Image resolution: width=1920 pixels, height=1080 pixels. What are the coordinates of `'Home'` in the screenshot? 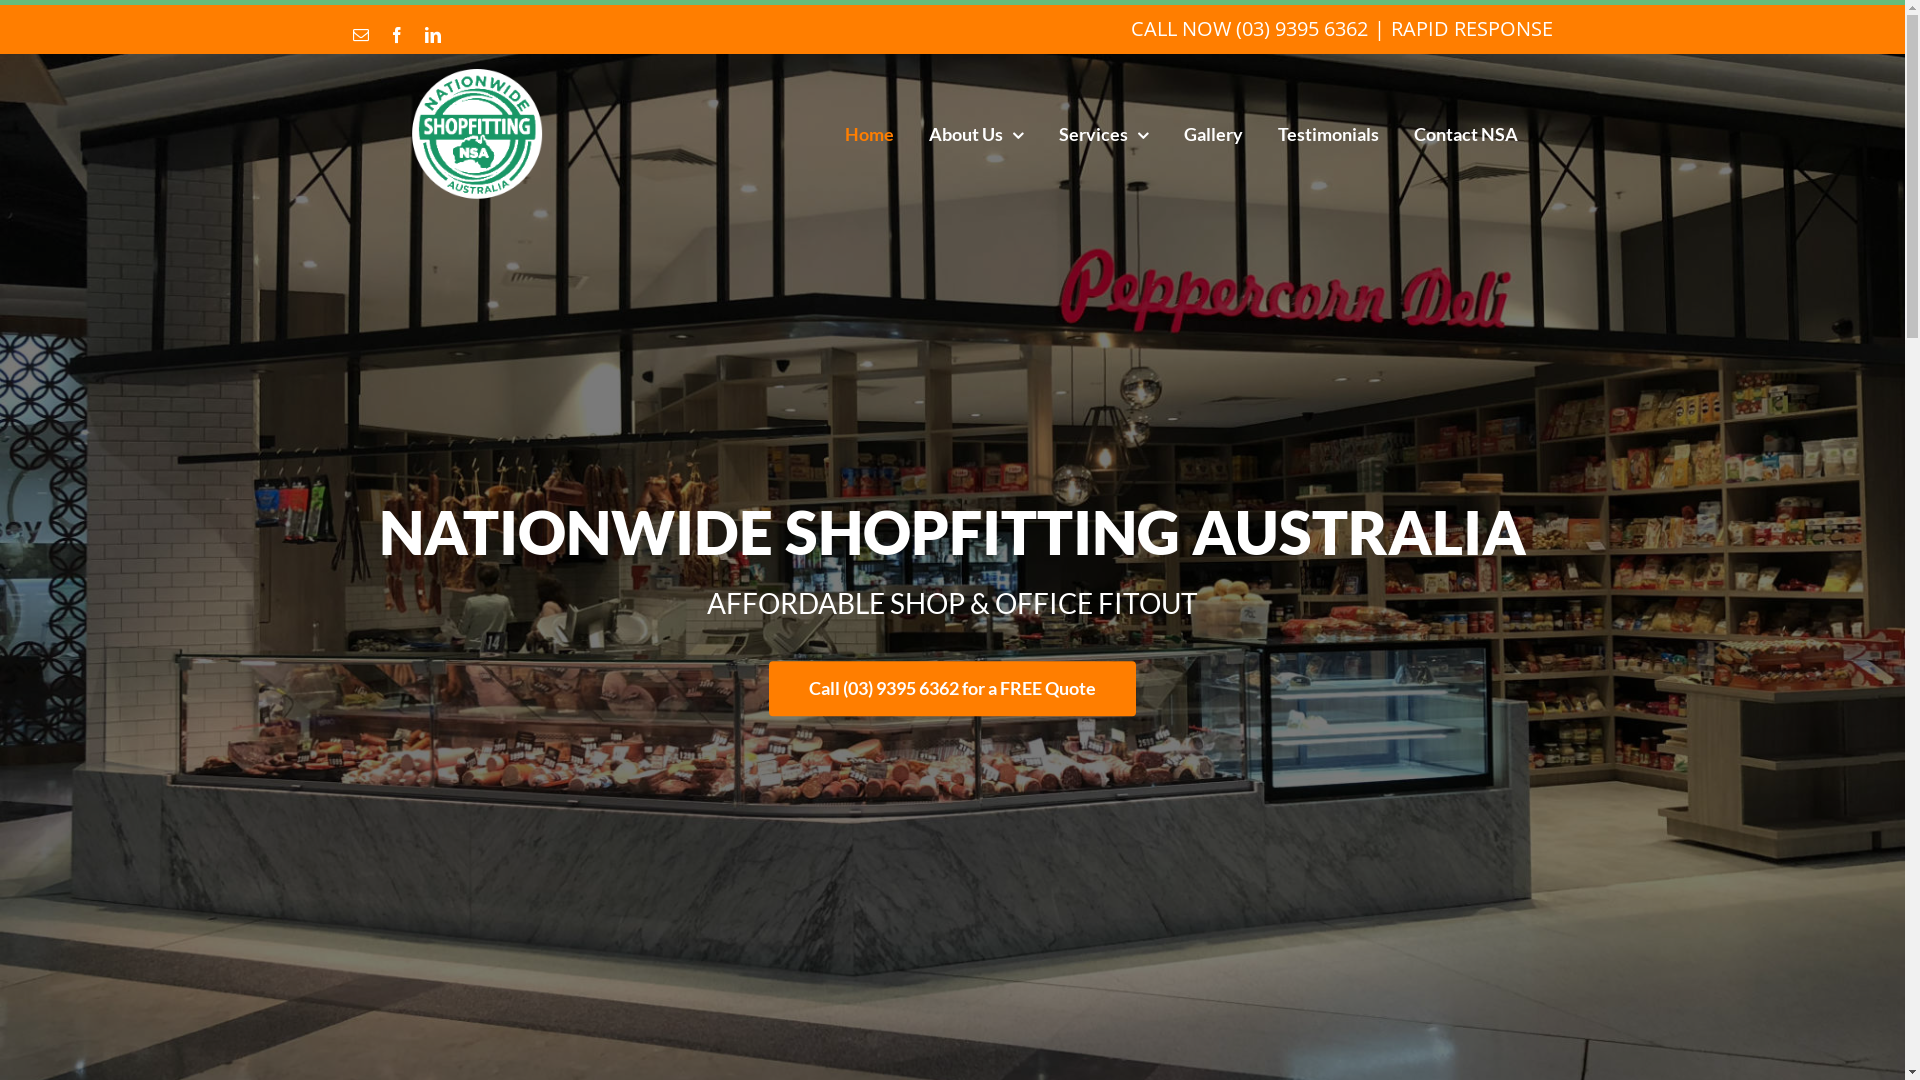 It's located at (868, 134).